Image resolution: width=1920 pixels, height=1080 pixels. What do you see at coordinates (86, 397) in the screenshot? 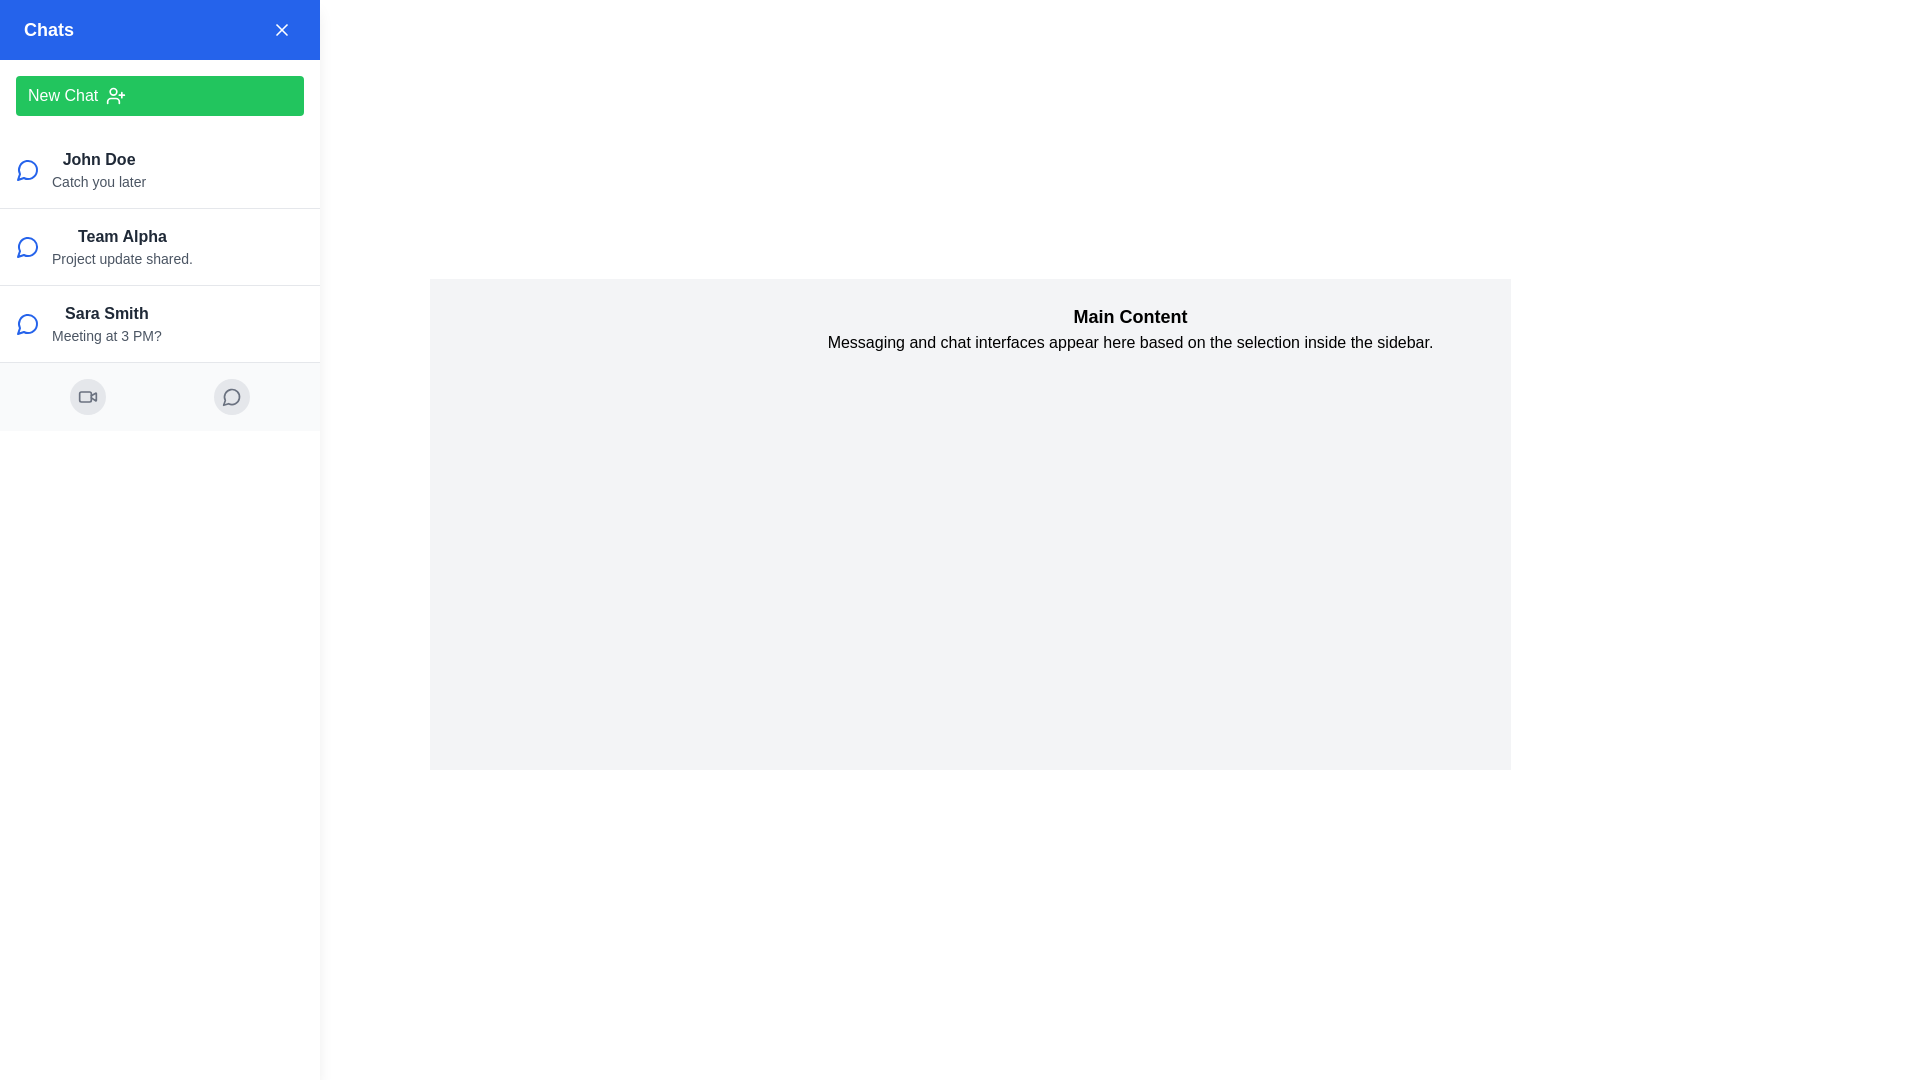
I see `the button with a camera icon located at the bottom of the sidebar` at bounding box center [86, 397].